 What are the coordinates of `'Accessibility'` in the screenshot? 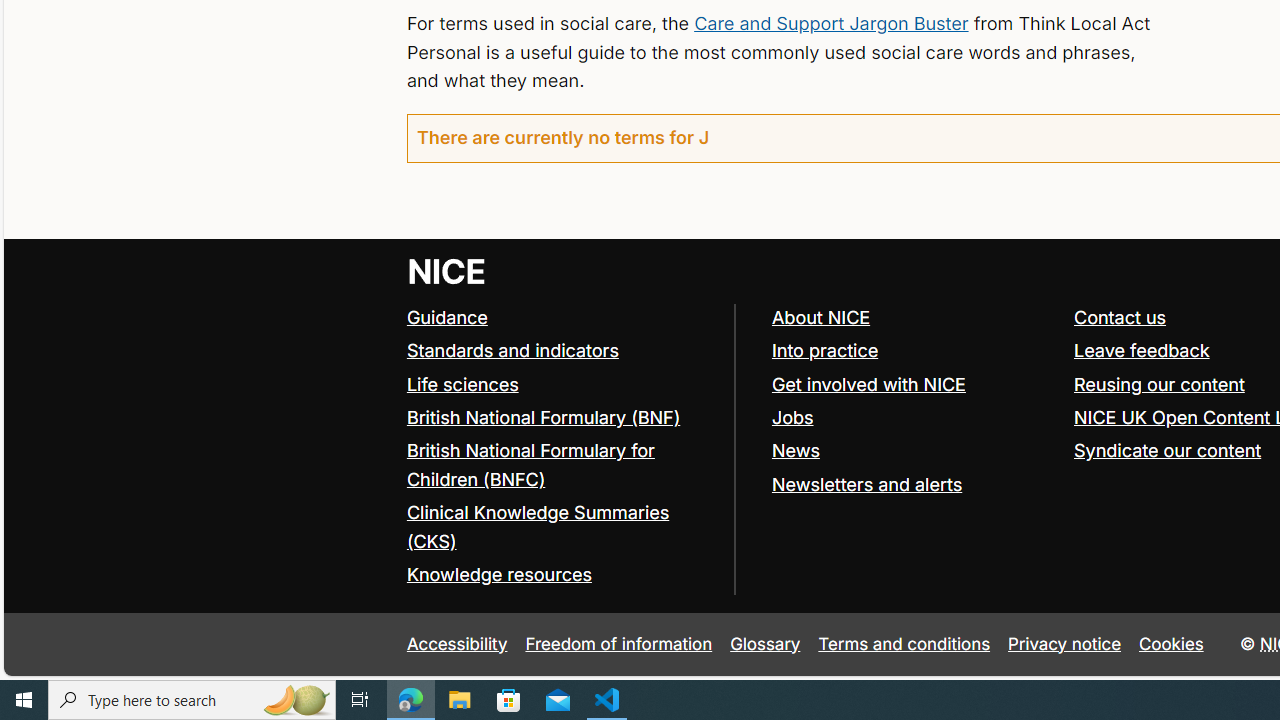 It's located at (455, 644).